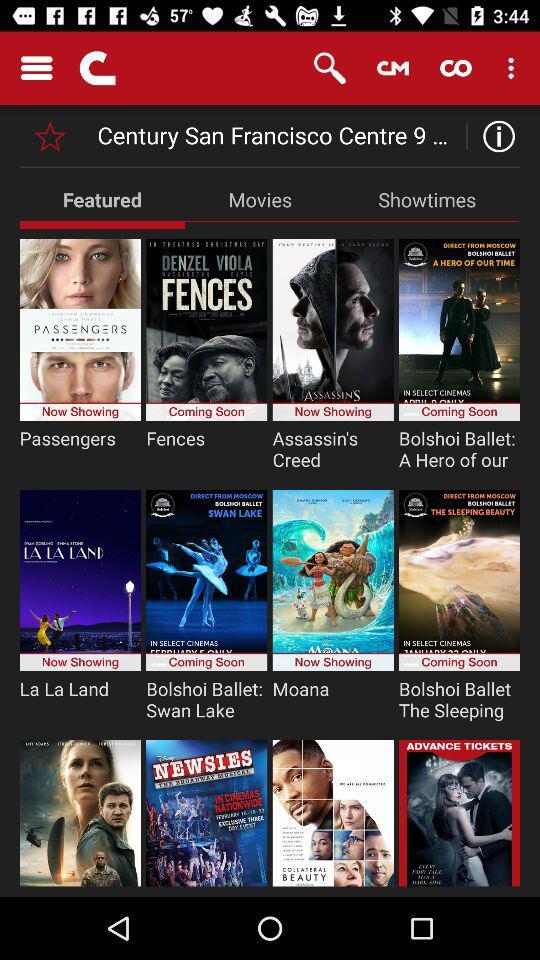  I want to click on the showtimes, so click(426, 199).